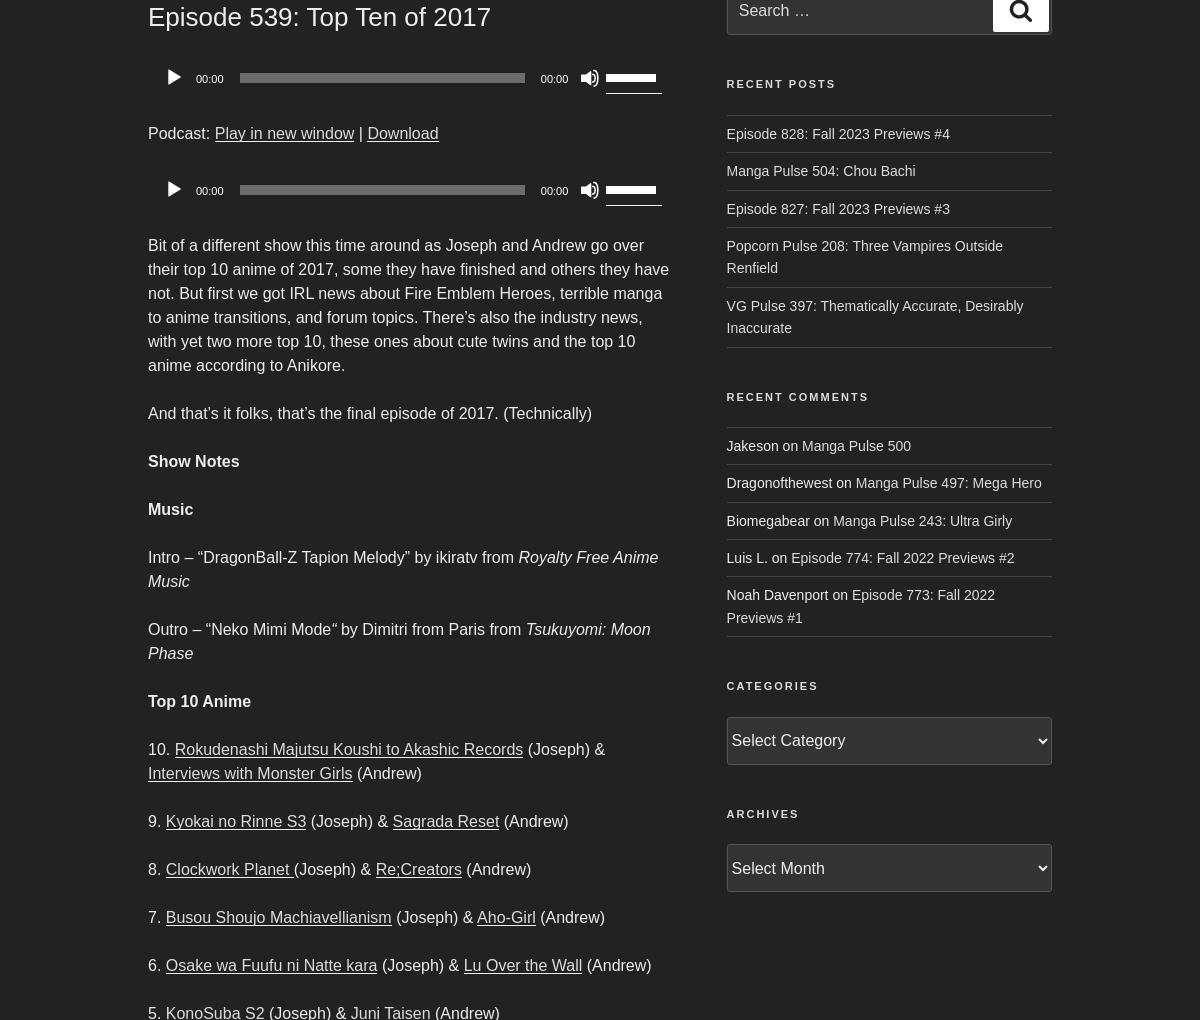 Image resolution: width=1200 pixels, height=1020 pixels. Describe the element at coordinates (746, 558) in the screenshot. I see `'Luis L.'` at that location.